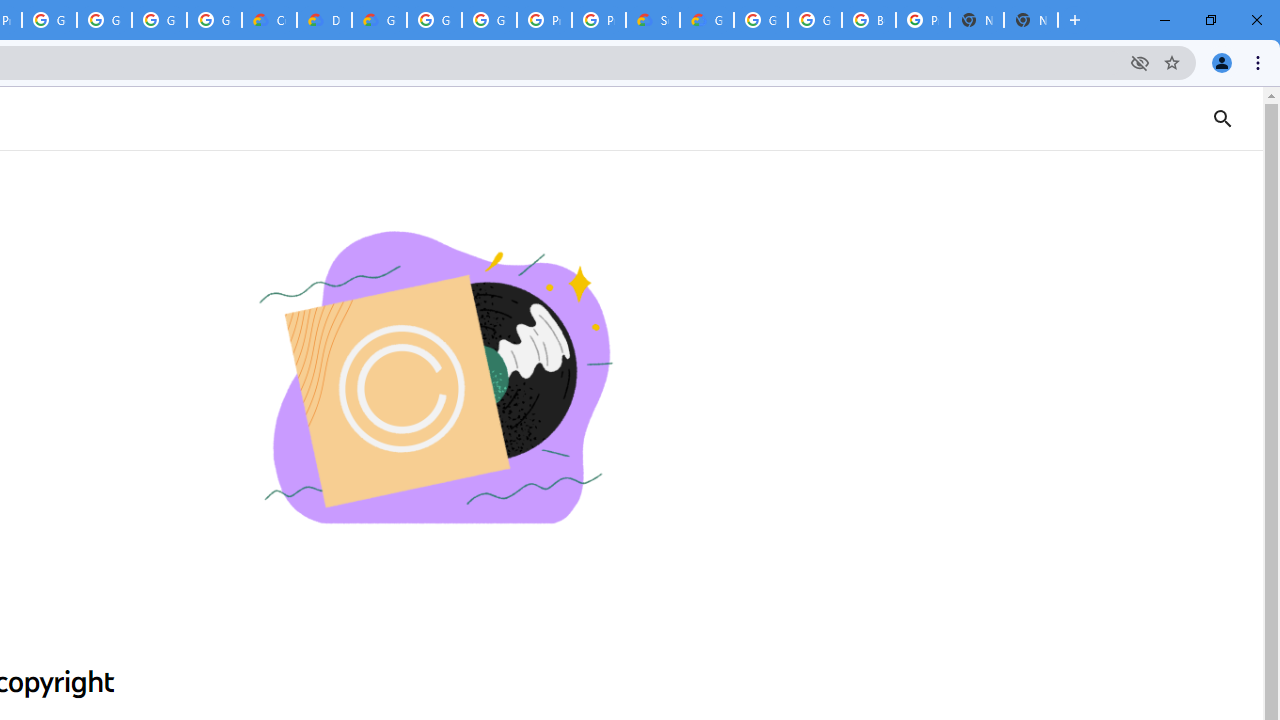 This screenshot has width=1280, height=720. I want to click on 'Support Hub | Google Cloud', so click(652, 20).